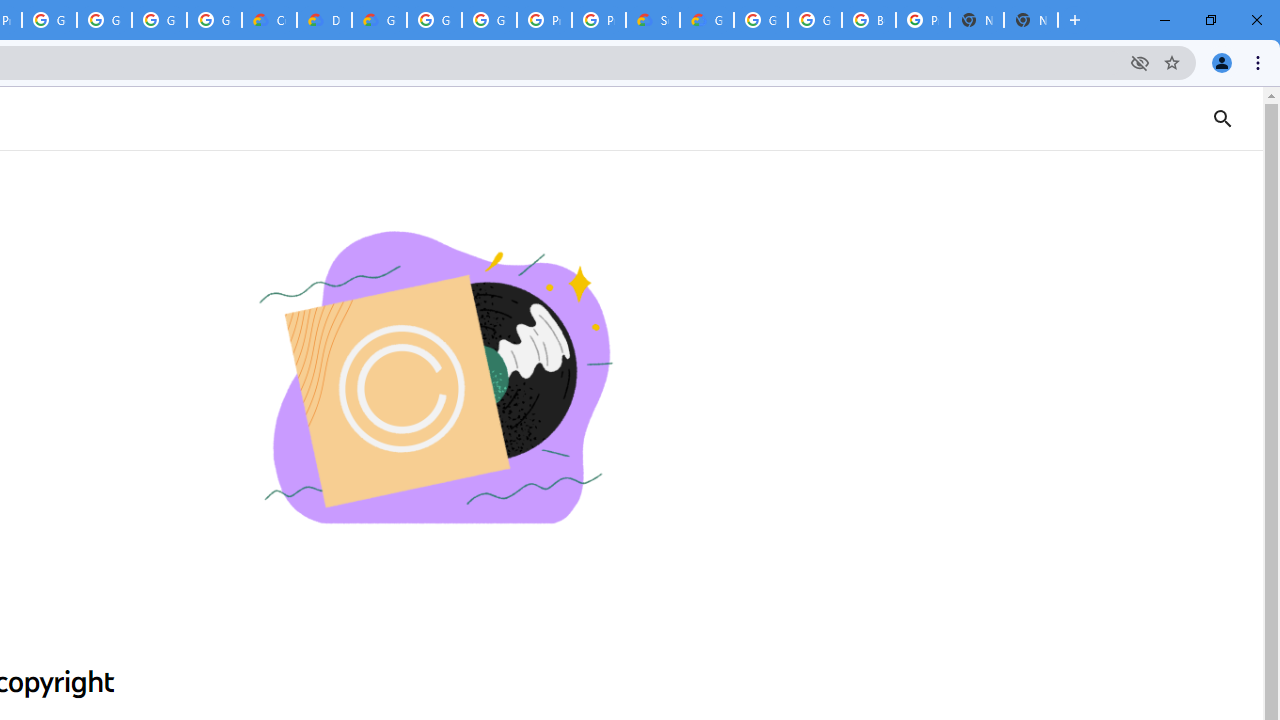 This screenshot has width=1280, height=720. I want to click on 'Support Hub | Google Cloud', so click(652, 20).